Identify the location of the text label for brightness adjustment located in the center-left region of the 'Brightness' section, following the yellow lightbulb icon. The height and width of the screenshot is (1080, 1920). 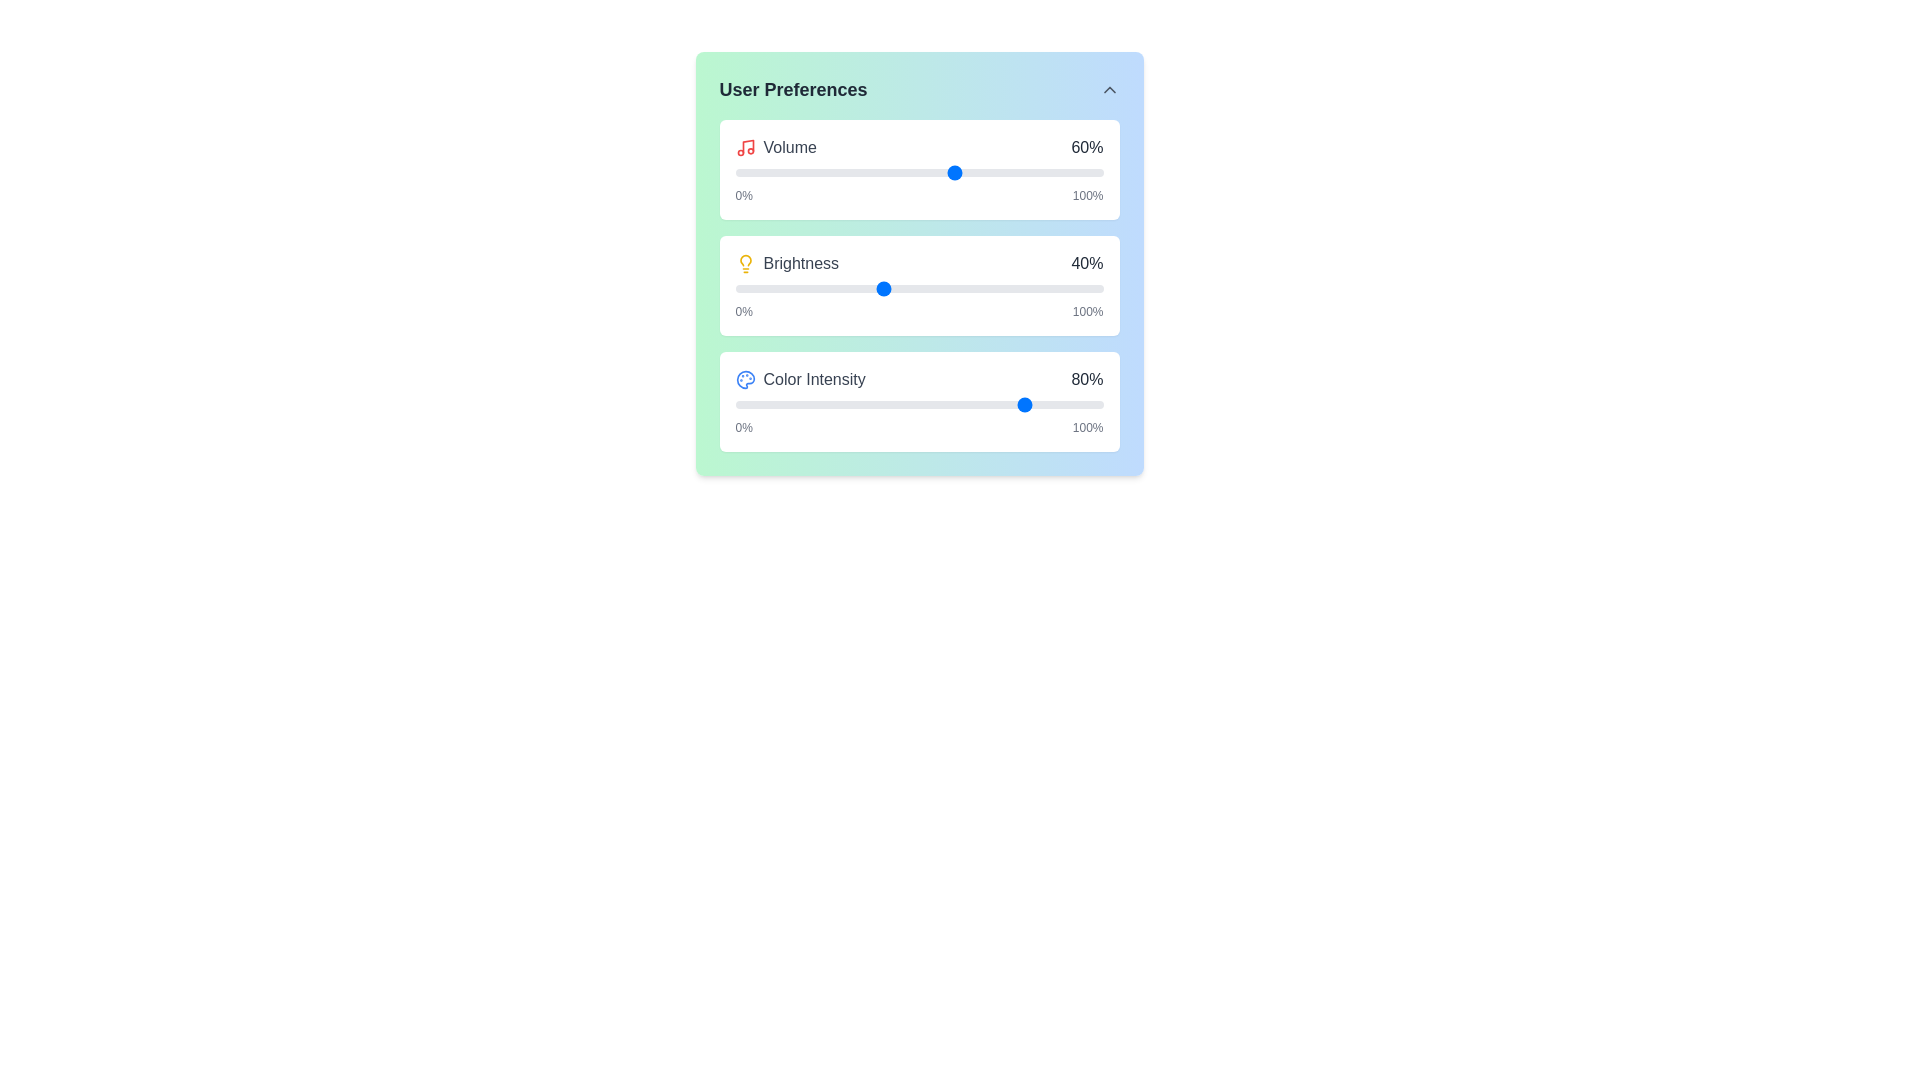
(801, 262).